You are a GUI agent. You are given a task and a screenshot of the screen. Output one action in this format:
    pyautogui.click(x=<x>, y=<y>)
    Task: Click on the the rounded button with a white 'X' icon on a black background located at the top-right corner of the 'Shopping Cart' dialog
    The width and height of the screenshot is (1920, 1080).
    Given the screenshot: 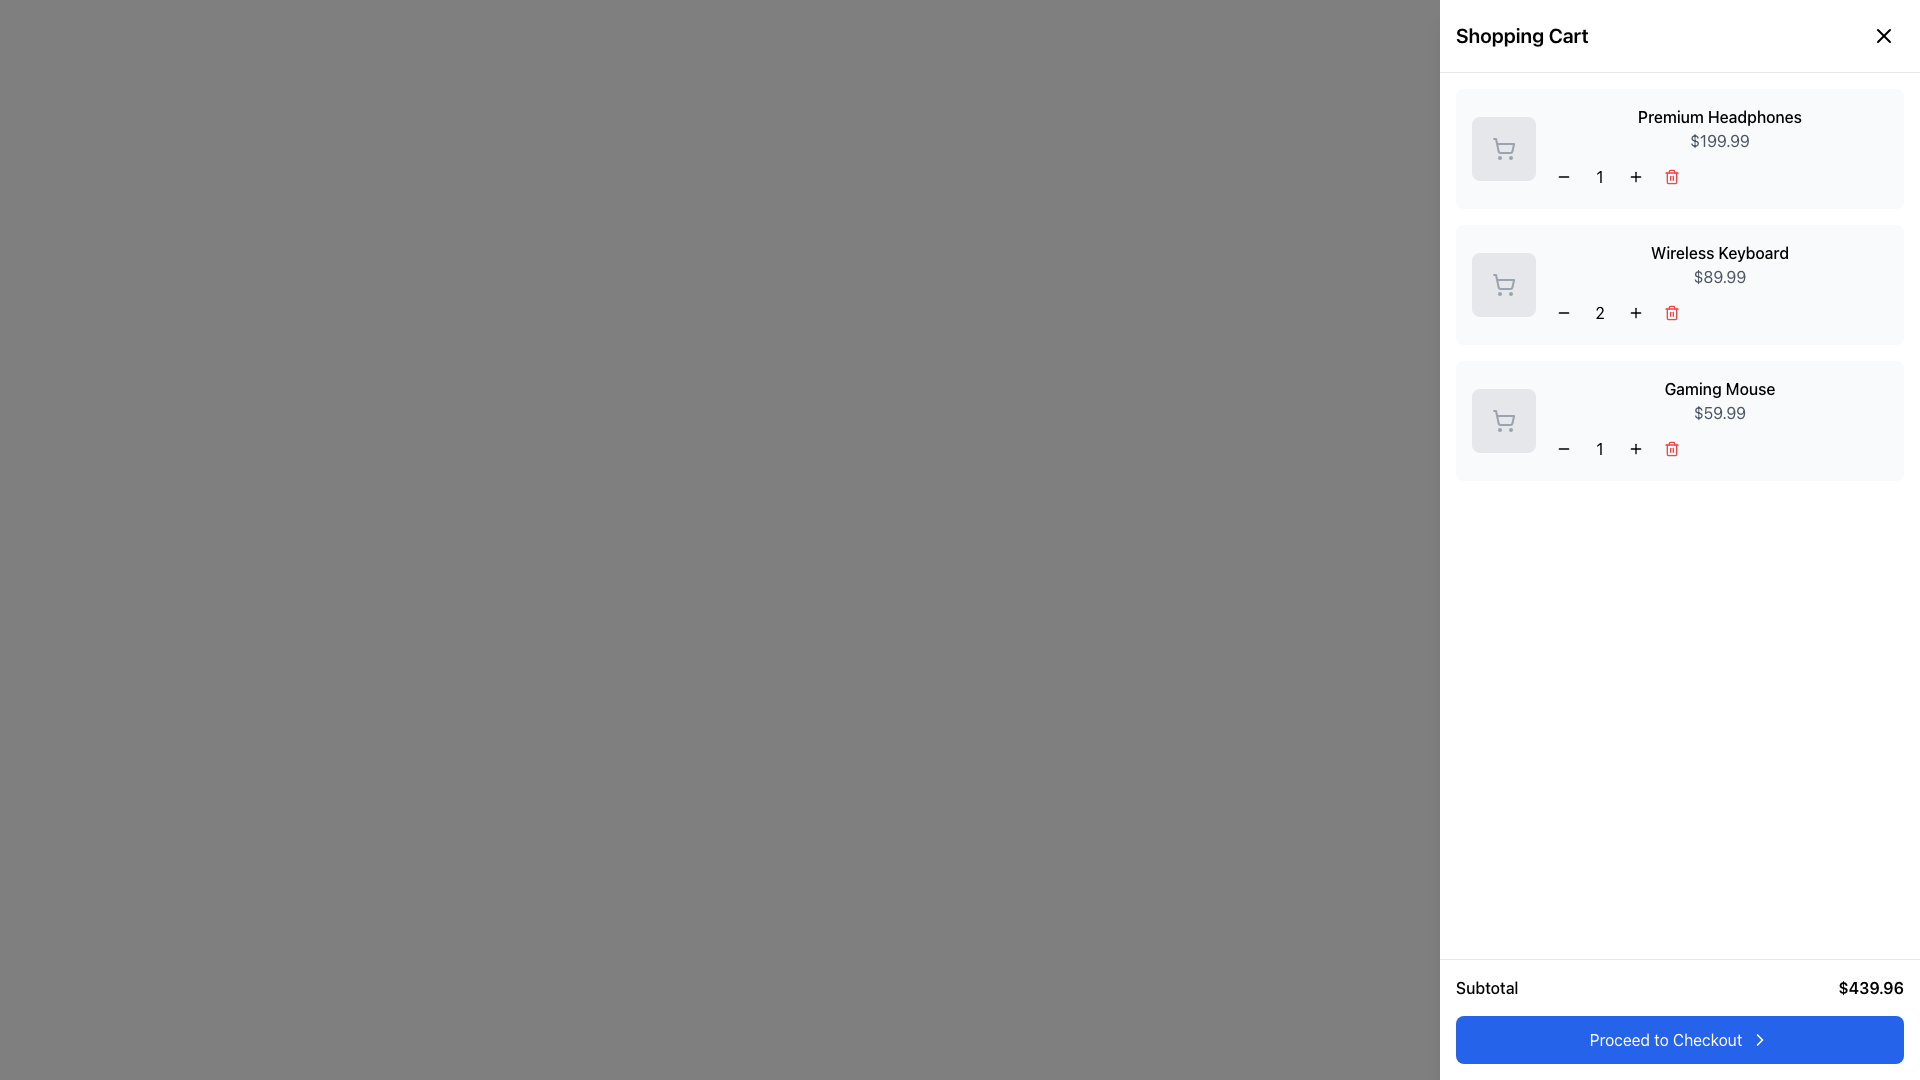 What is the action you would take?
    pyautogui.click(x=1879, y=39)
    